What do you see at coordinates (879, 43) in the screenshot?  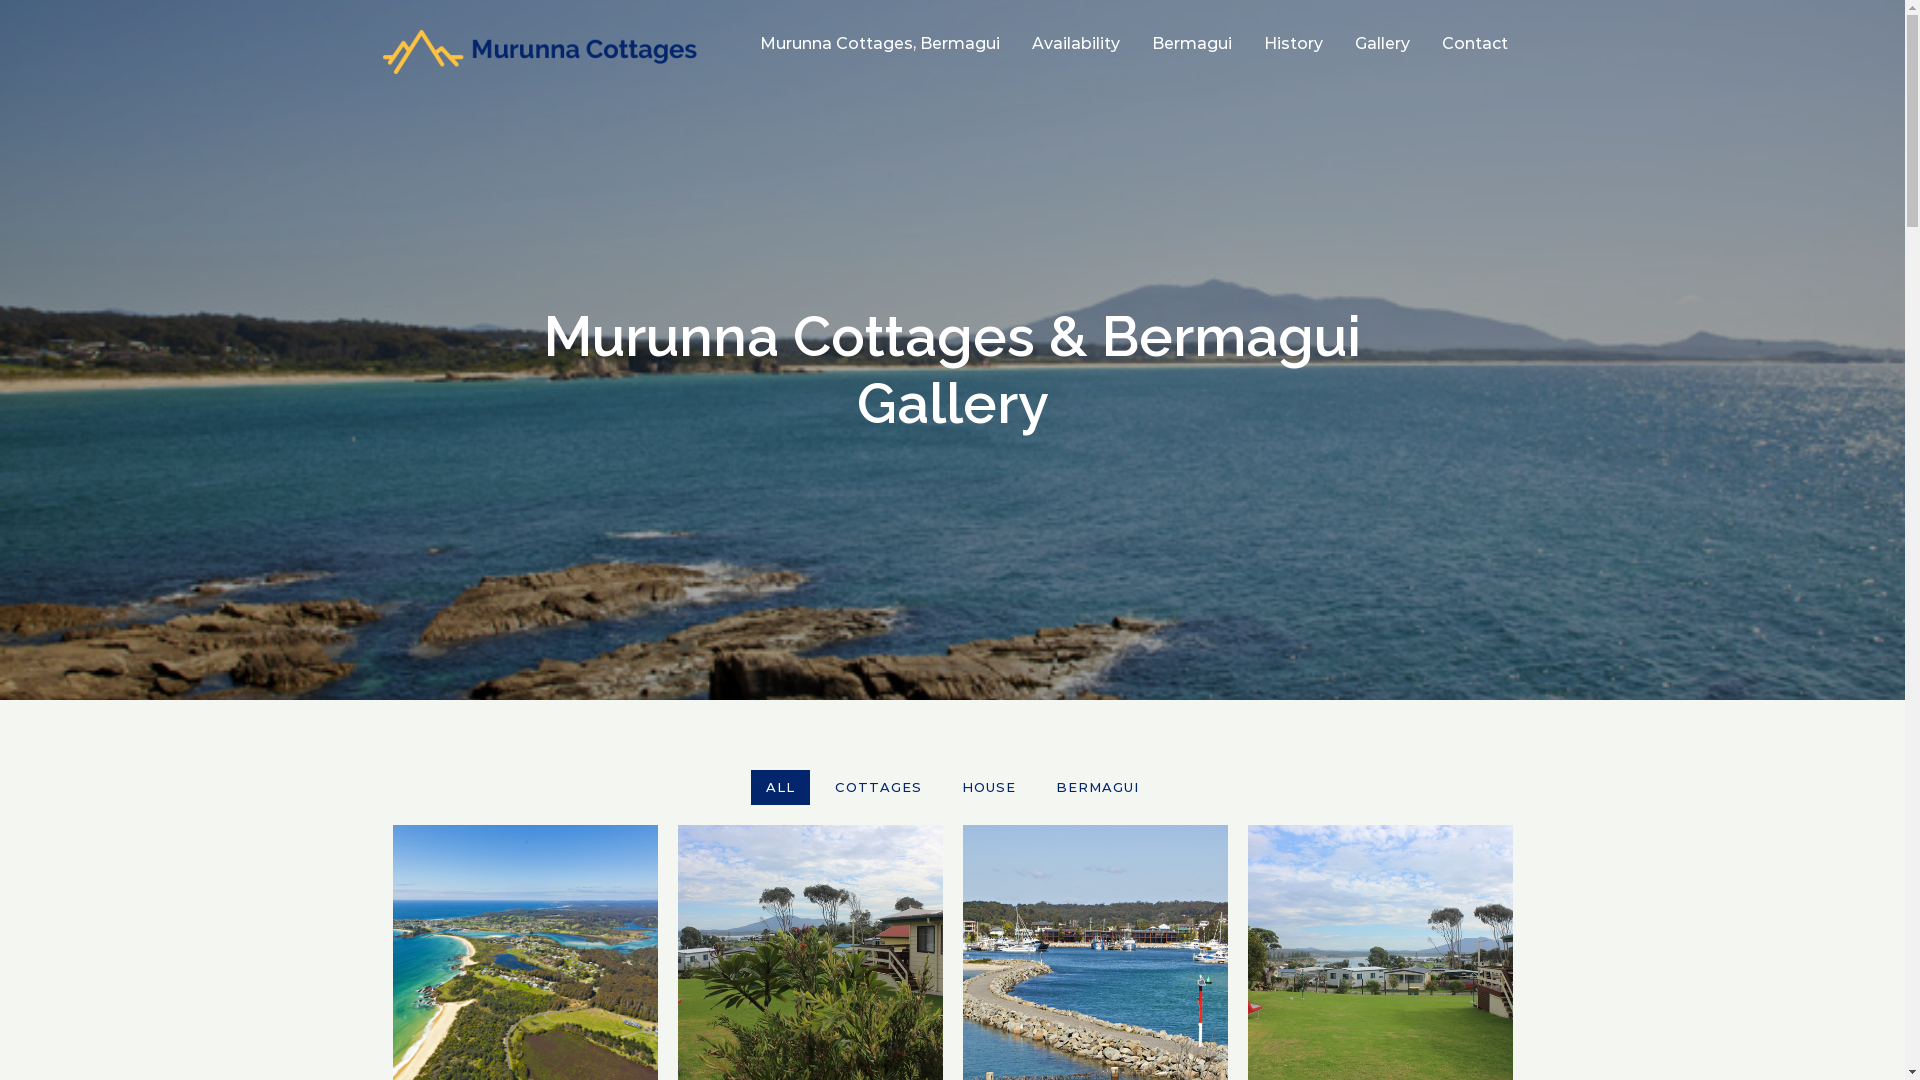 I see `'Murunna Cottages, Bermagui'` at bounding box center [879, 43].